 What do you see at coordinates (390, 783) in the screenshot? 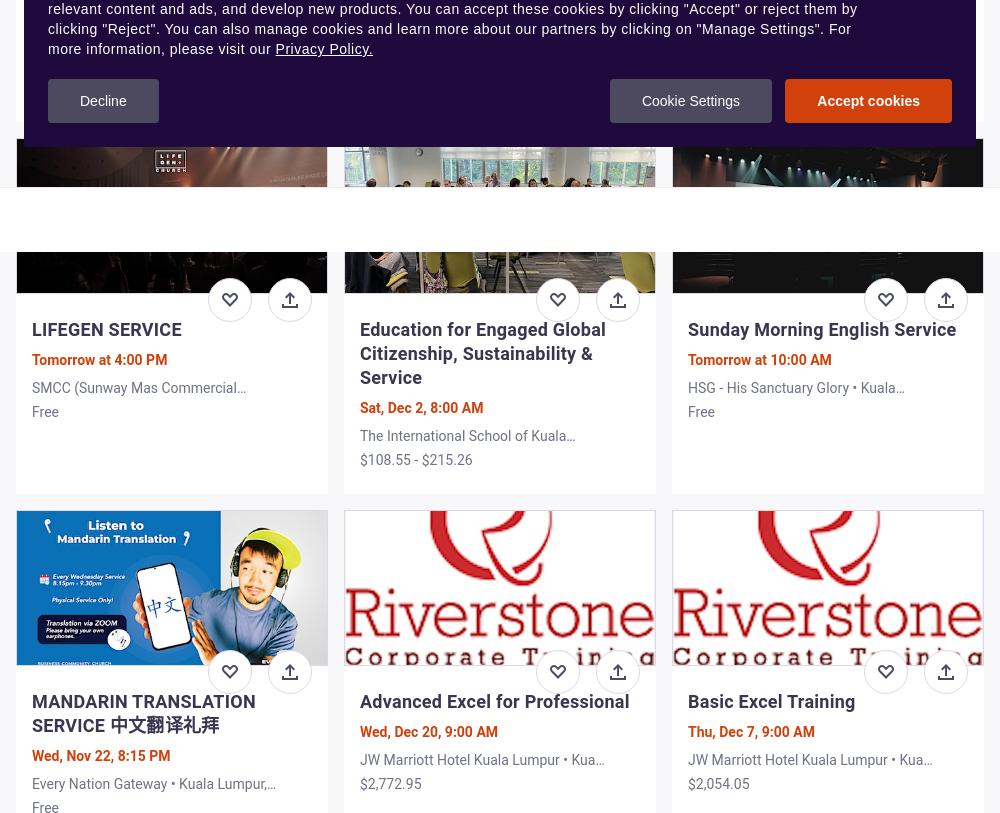
I see `'$2,772.95'` at bounding box center [390, 783].